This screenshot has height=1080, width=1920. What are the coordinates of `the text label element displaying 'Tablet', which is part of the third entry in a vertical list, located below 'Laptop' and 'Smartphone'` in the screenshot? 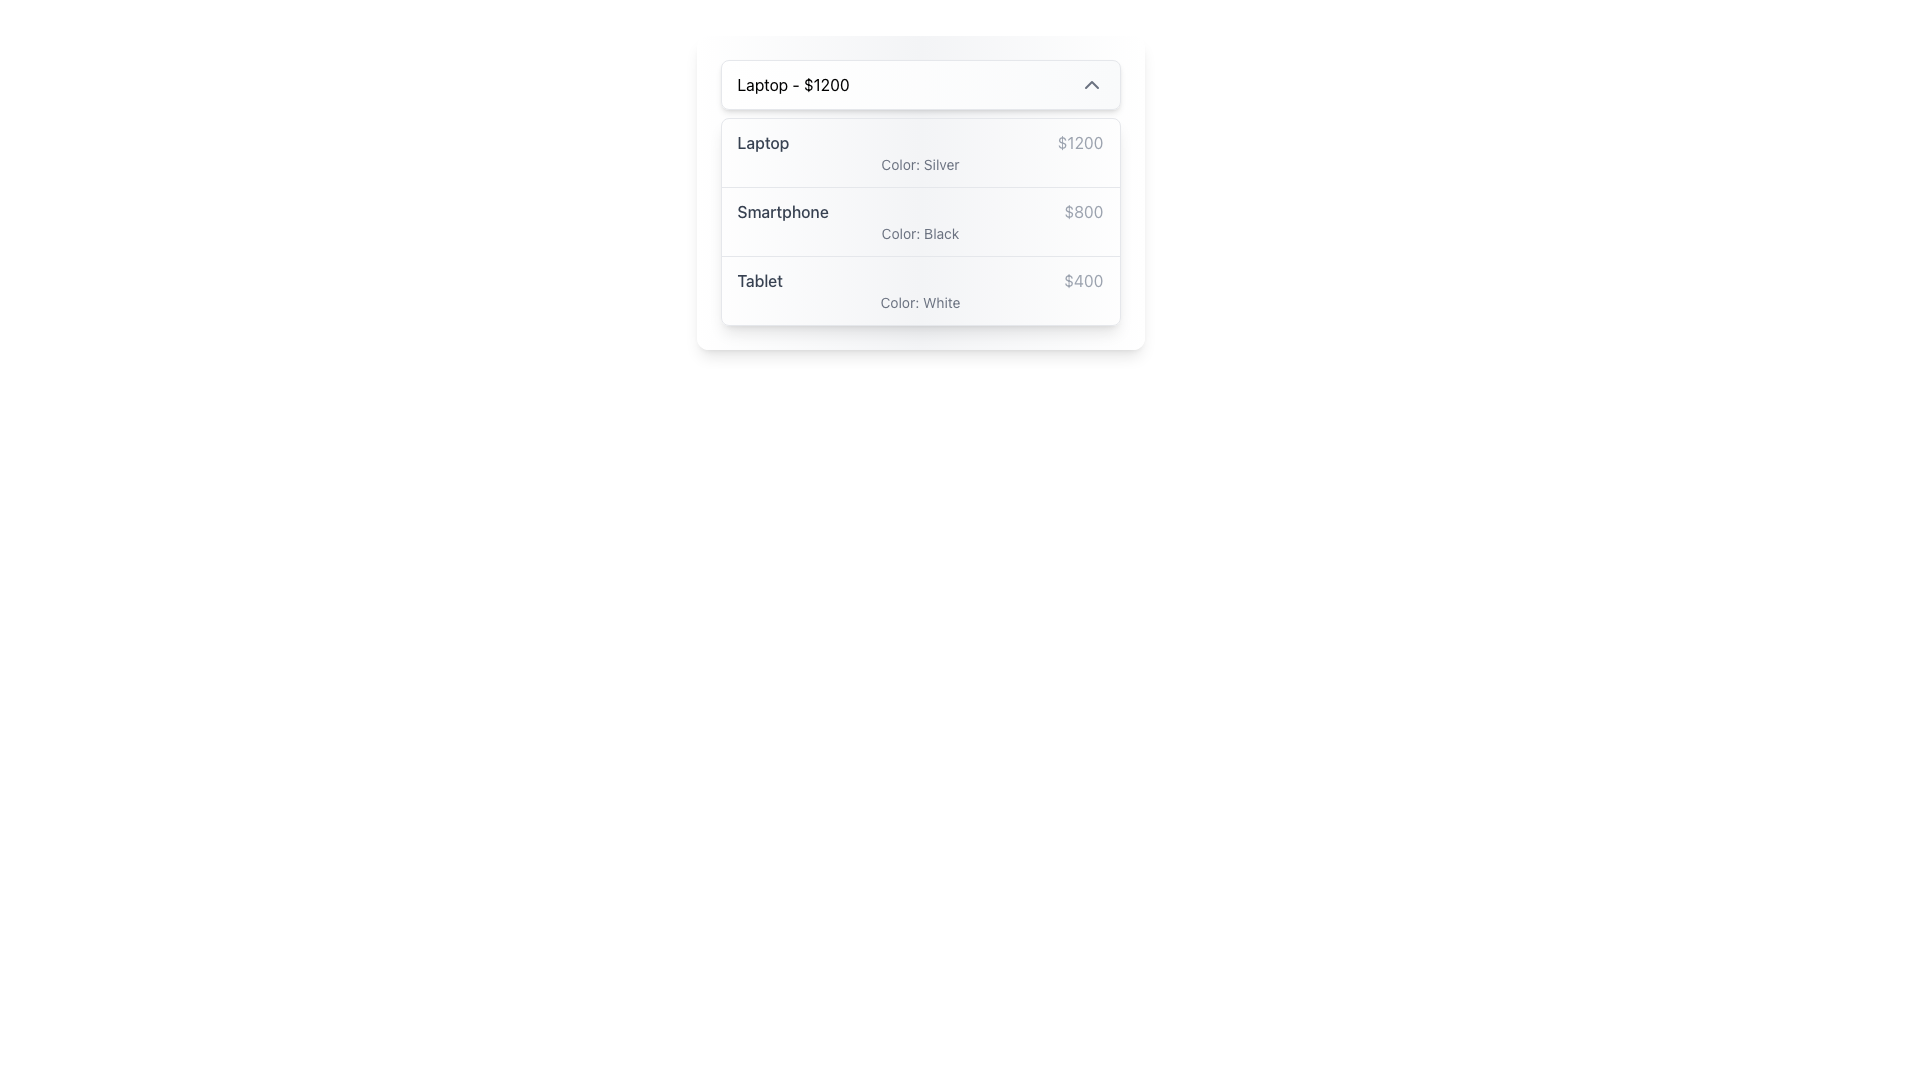 It's located at (759, 281).